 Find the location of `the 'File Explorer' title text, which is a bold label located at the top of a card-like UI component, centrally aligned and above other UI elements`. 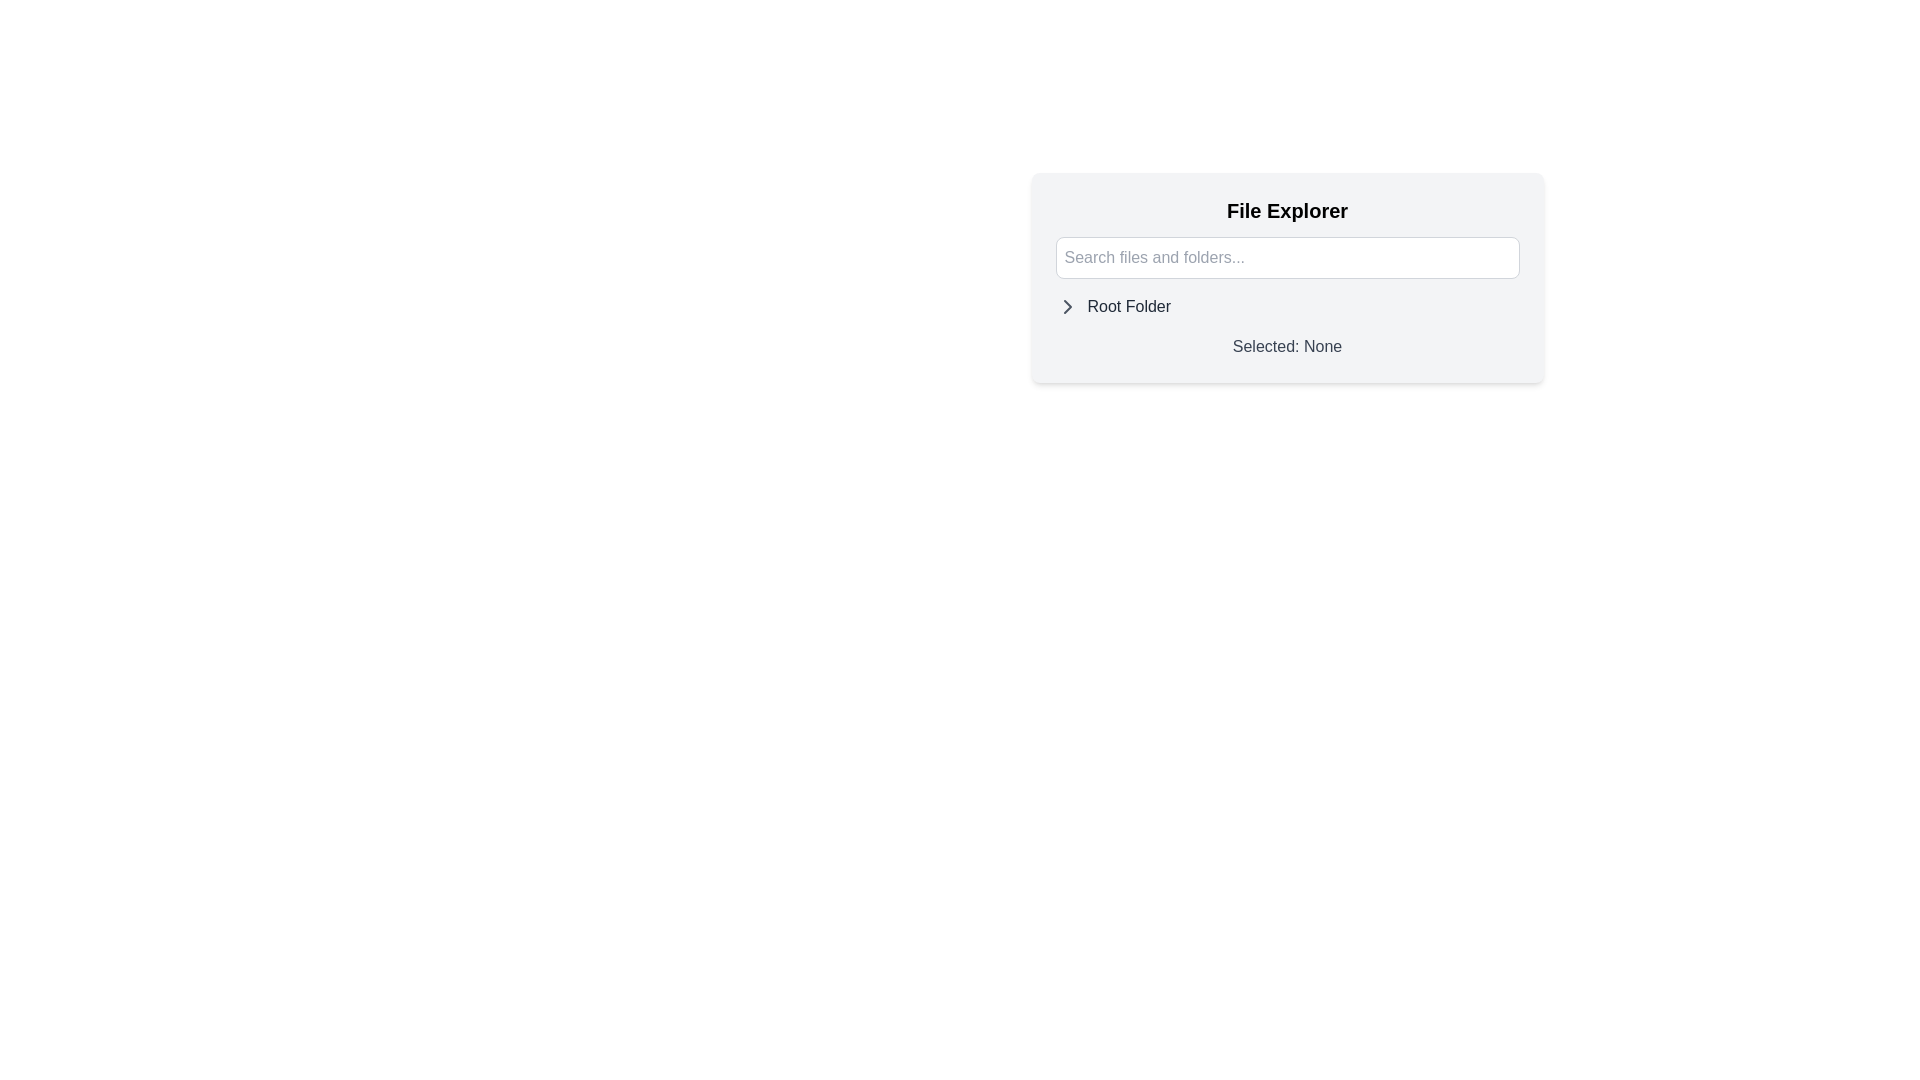

the 'File Explorer' title text, which is a bold label located at the top of a card-like UI component, centrally aligned and above other UI elements is located at coordinates (1287, 211).